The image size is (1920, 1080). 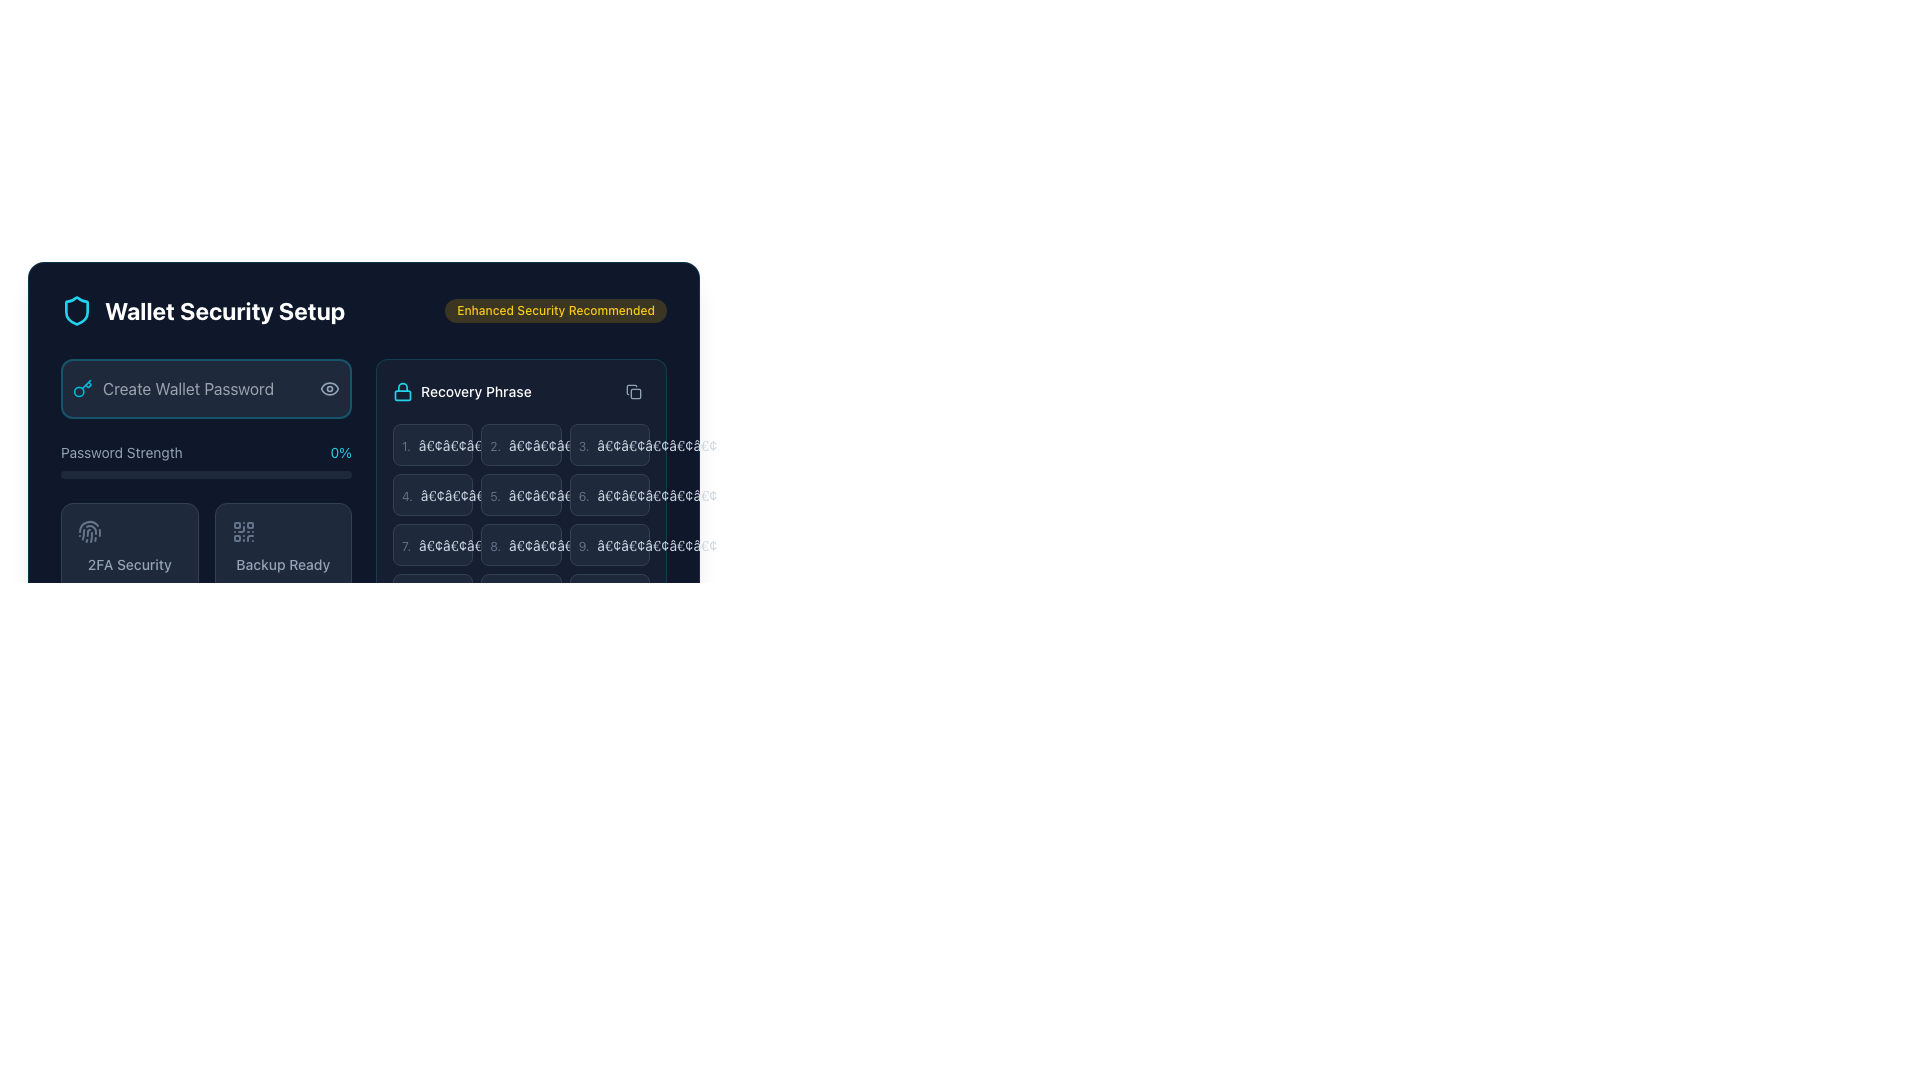 I want to click on text from the '2FA Security' label located in the bottom section of a tile beneath the fingerprint icon, so click(x=128, y=564).